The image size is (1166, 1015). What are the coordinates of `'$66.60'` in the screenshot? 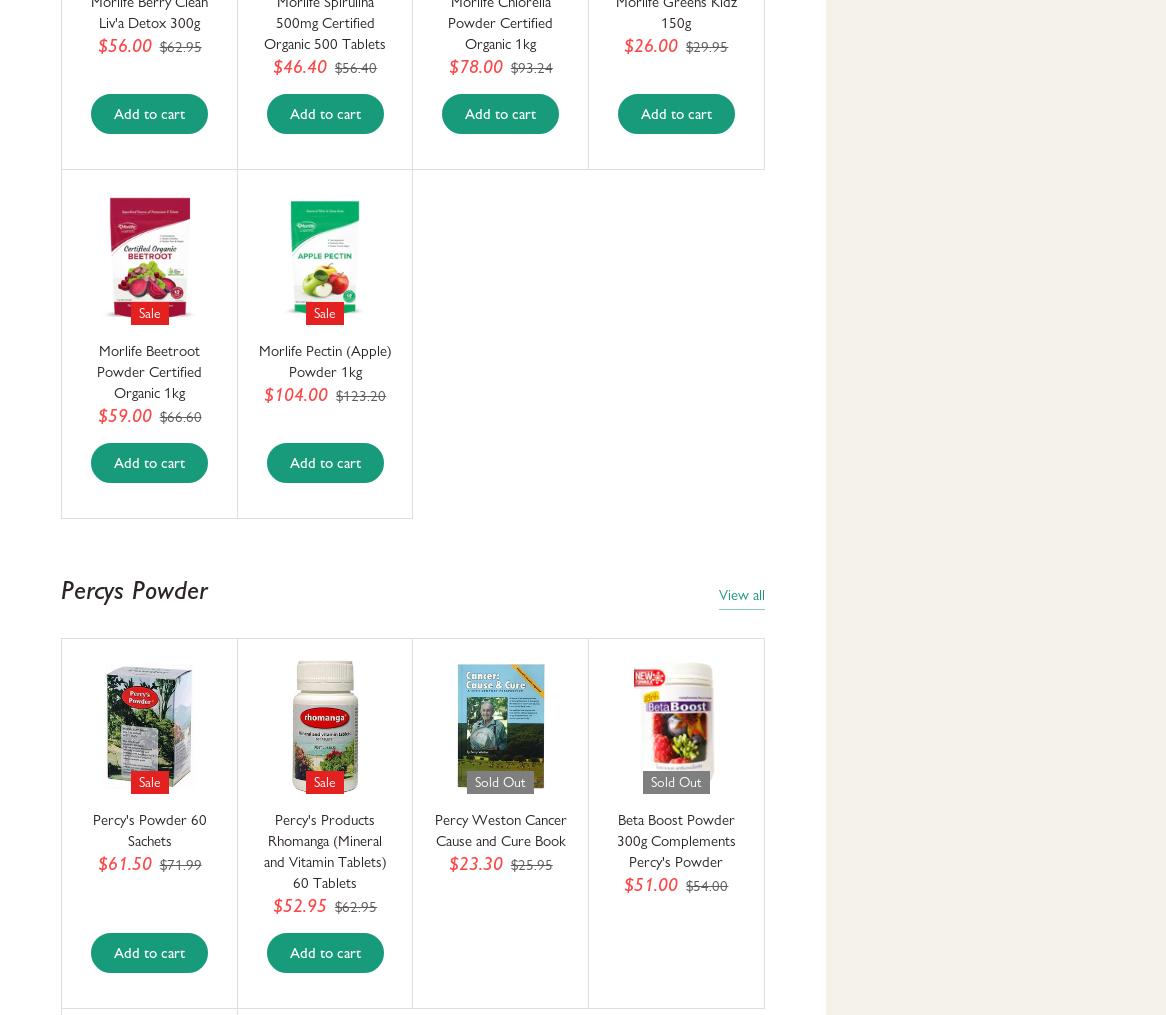 It's located at (159, 416).